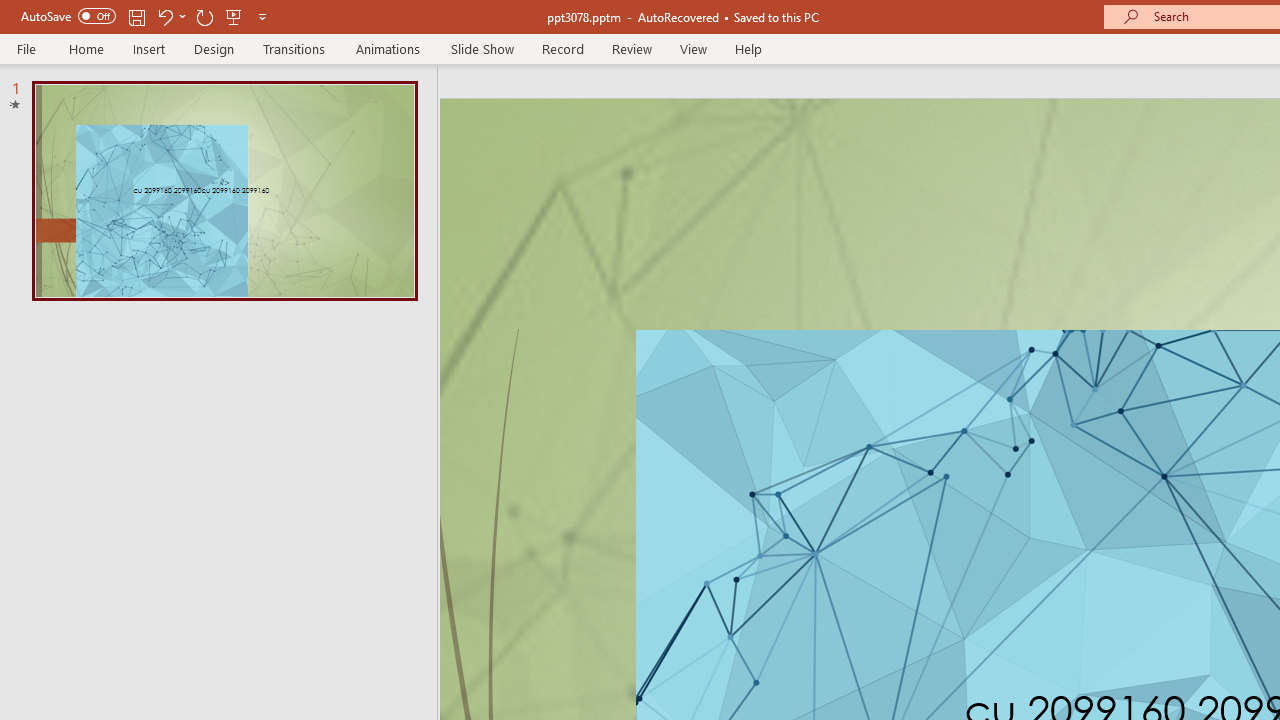 The width and height of the screenshot is (1280, 720). I want to click on 'Quick Access Toolbar', so click(144, 16).